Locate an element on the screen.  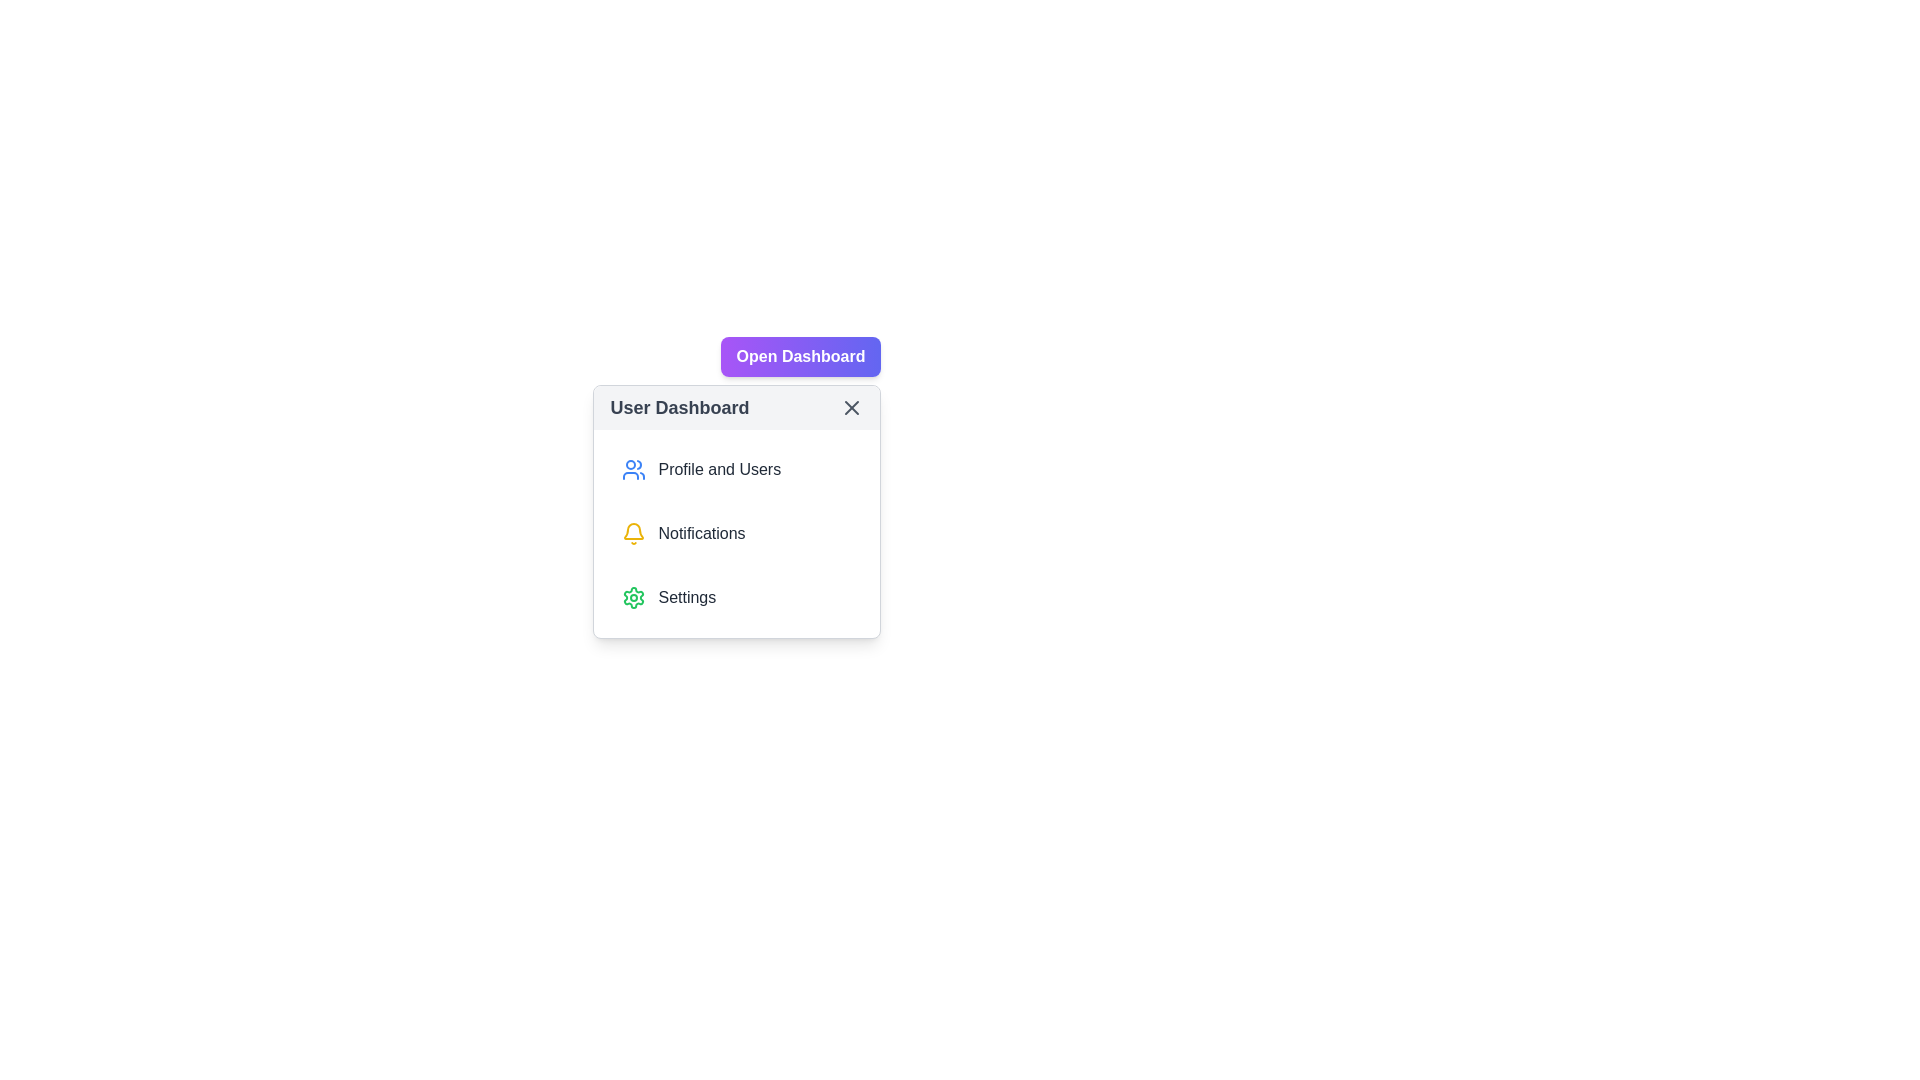
the 'Profile and Users' text label is located at coordinates (719, 470).